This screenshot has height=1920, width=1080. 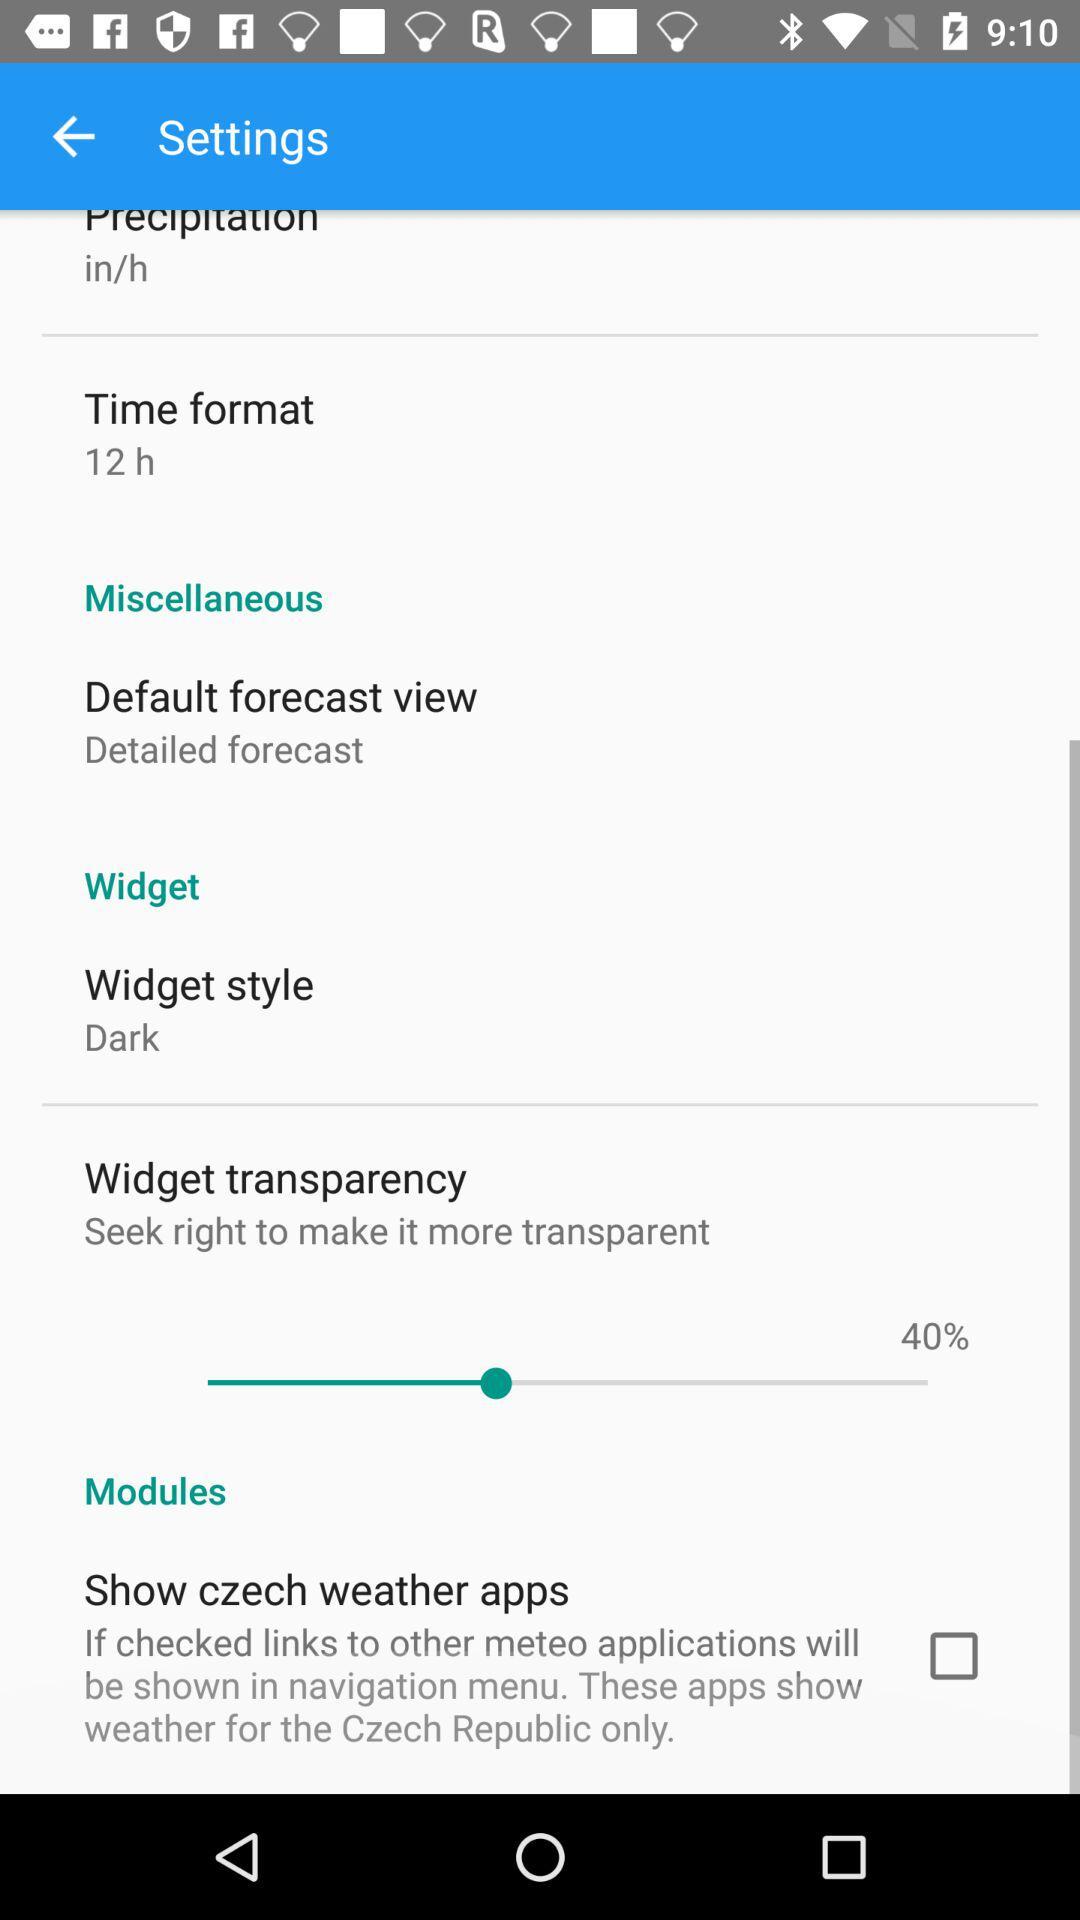 What do you see at coordinates (955, 1334) in the screenshot?
I see `the icon below widget icon` at bounding box center [955, 1334].